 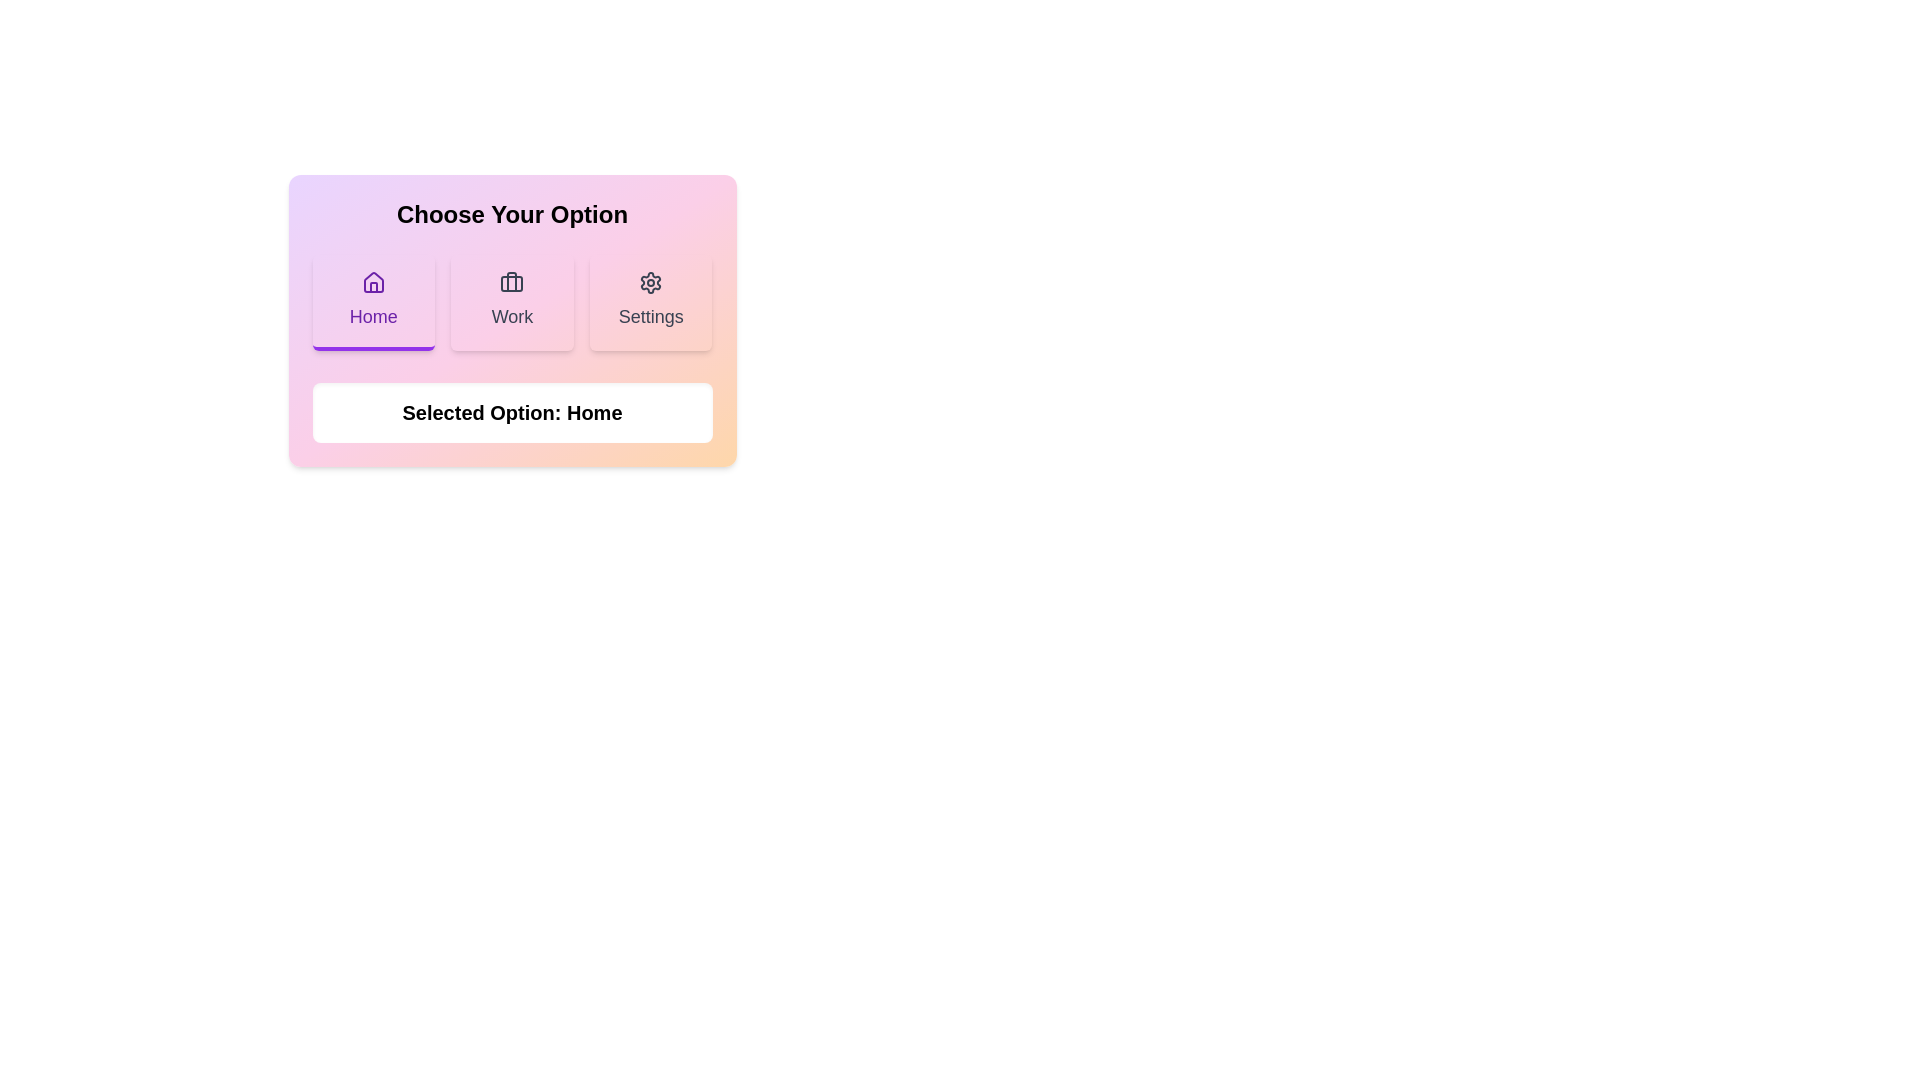 I want to click on the 'Settings' button, which is a rectangular button with a gear icon and the word 'Settings' below it, located at the far right of a group of three buttons, so click(x=651, y=303).